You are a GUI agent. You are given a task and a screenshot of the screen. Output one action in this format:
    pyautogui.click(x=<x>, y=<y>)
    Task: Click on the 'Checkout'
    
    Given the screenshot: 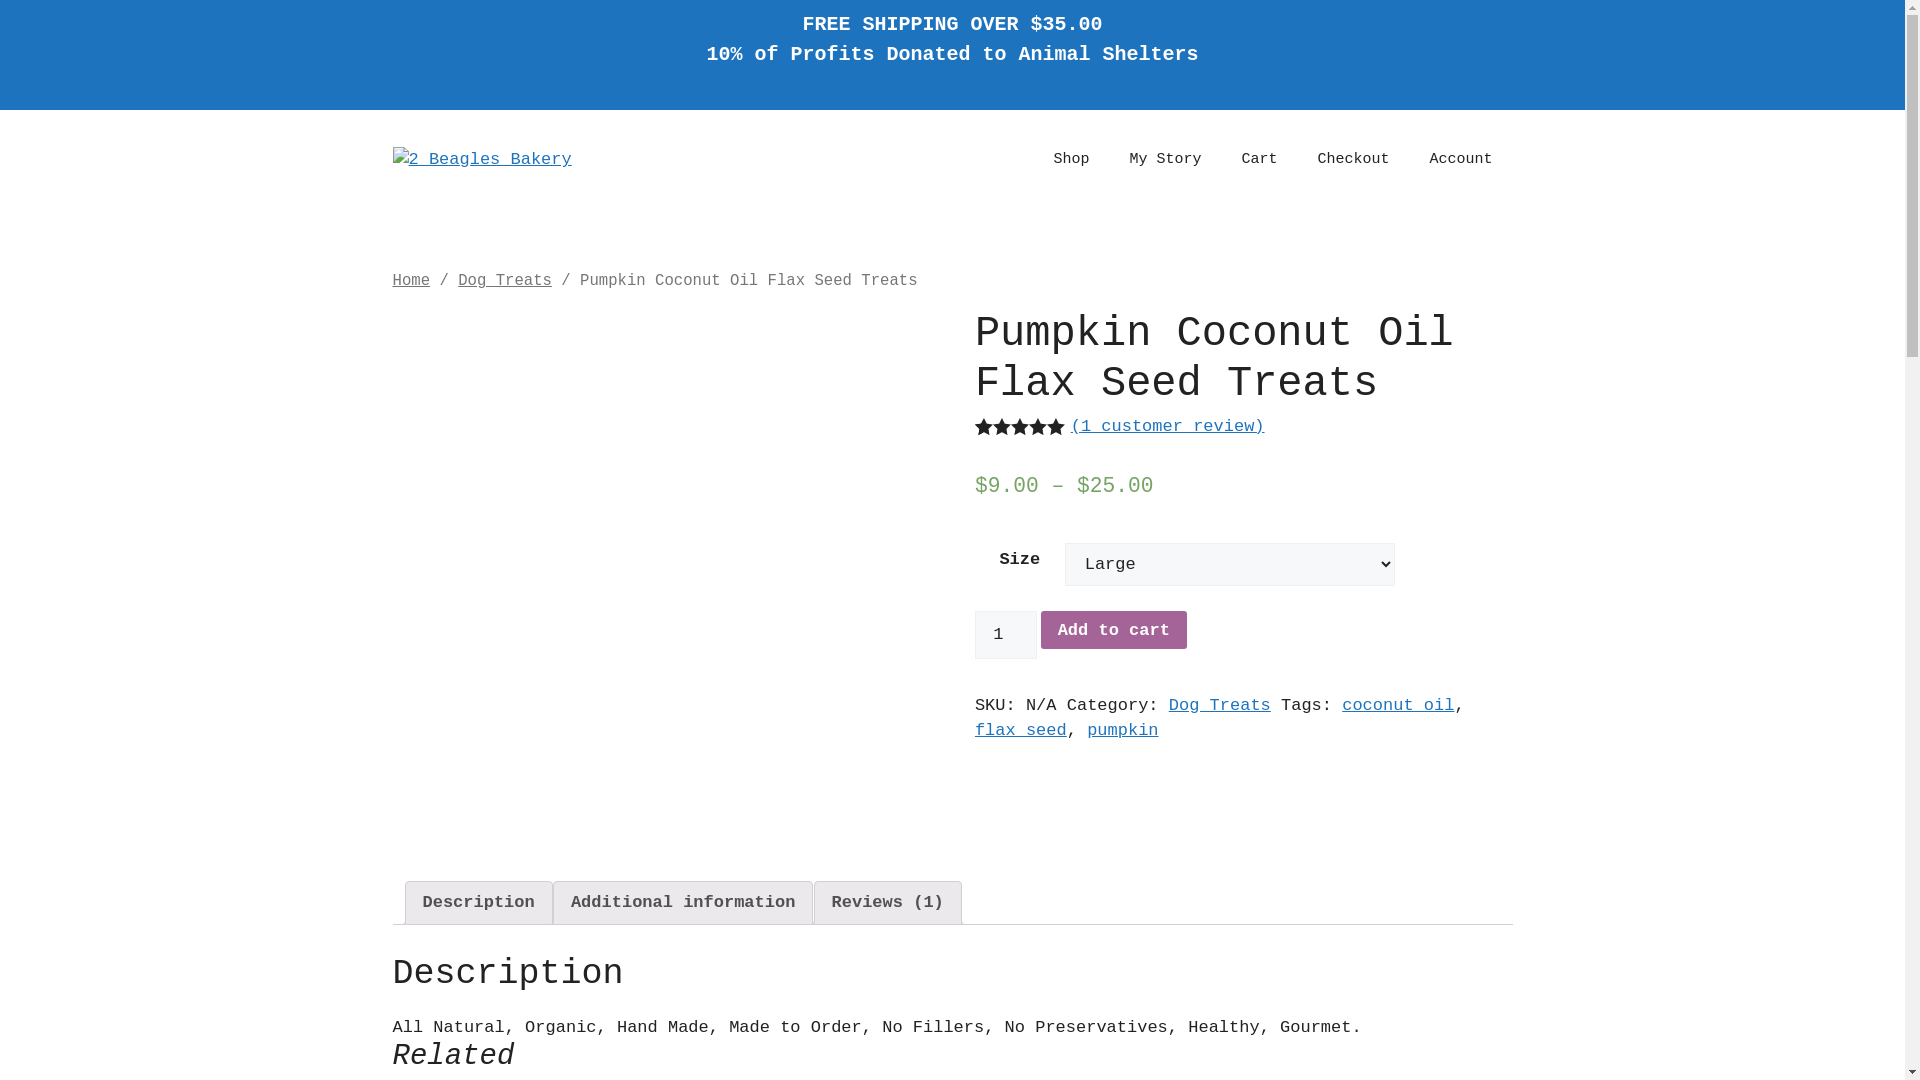 What is the action you would take?
    pyautogui.click(x=1353, y=158)
    